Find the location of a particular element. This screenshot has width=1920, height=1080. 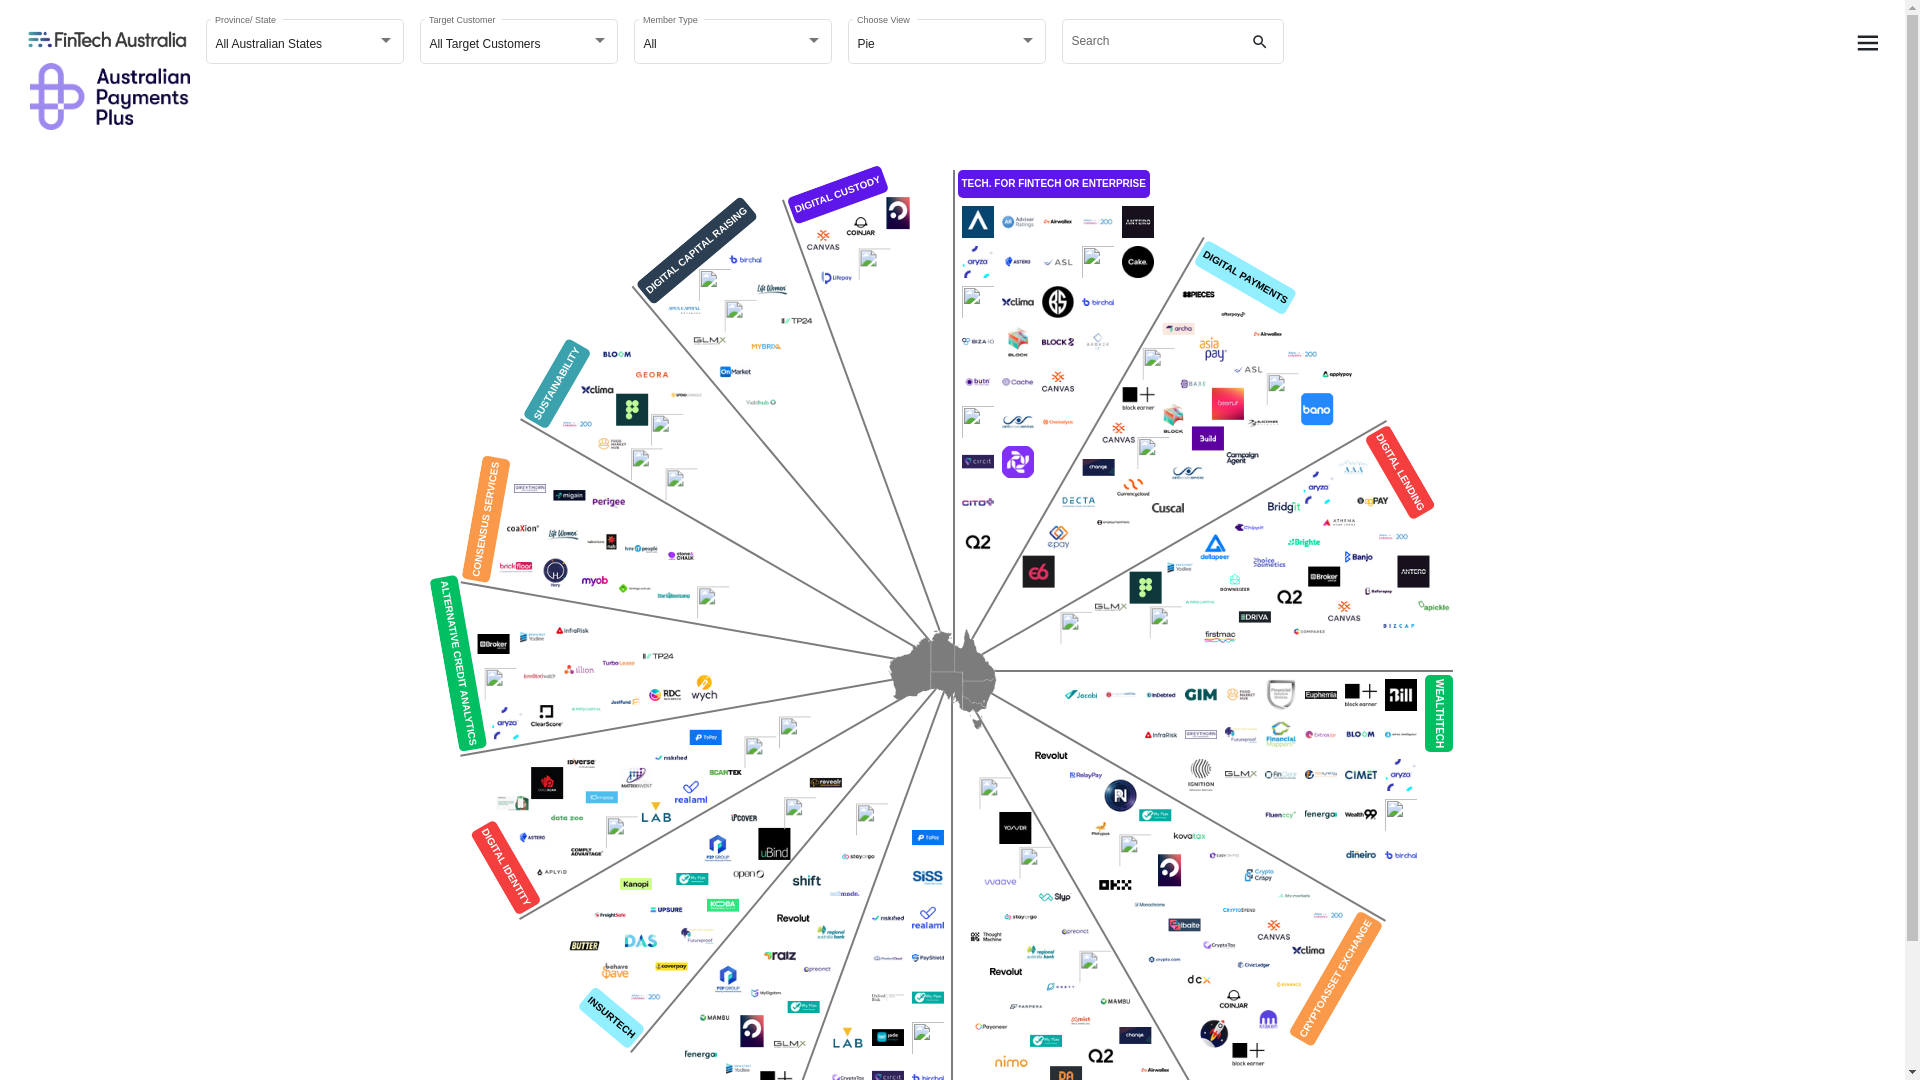

'SISS DATA SERVICES' is located at coordinates (926, 877).